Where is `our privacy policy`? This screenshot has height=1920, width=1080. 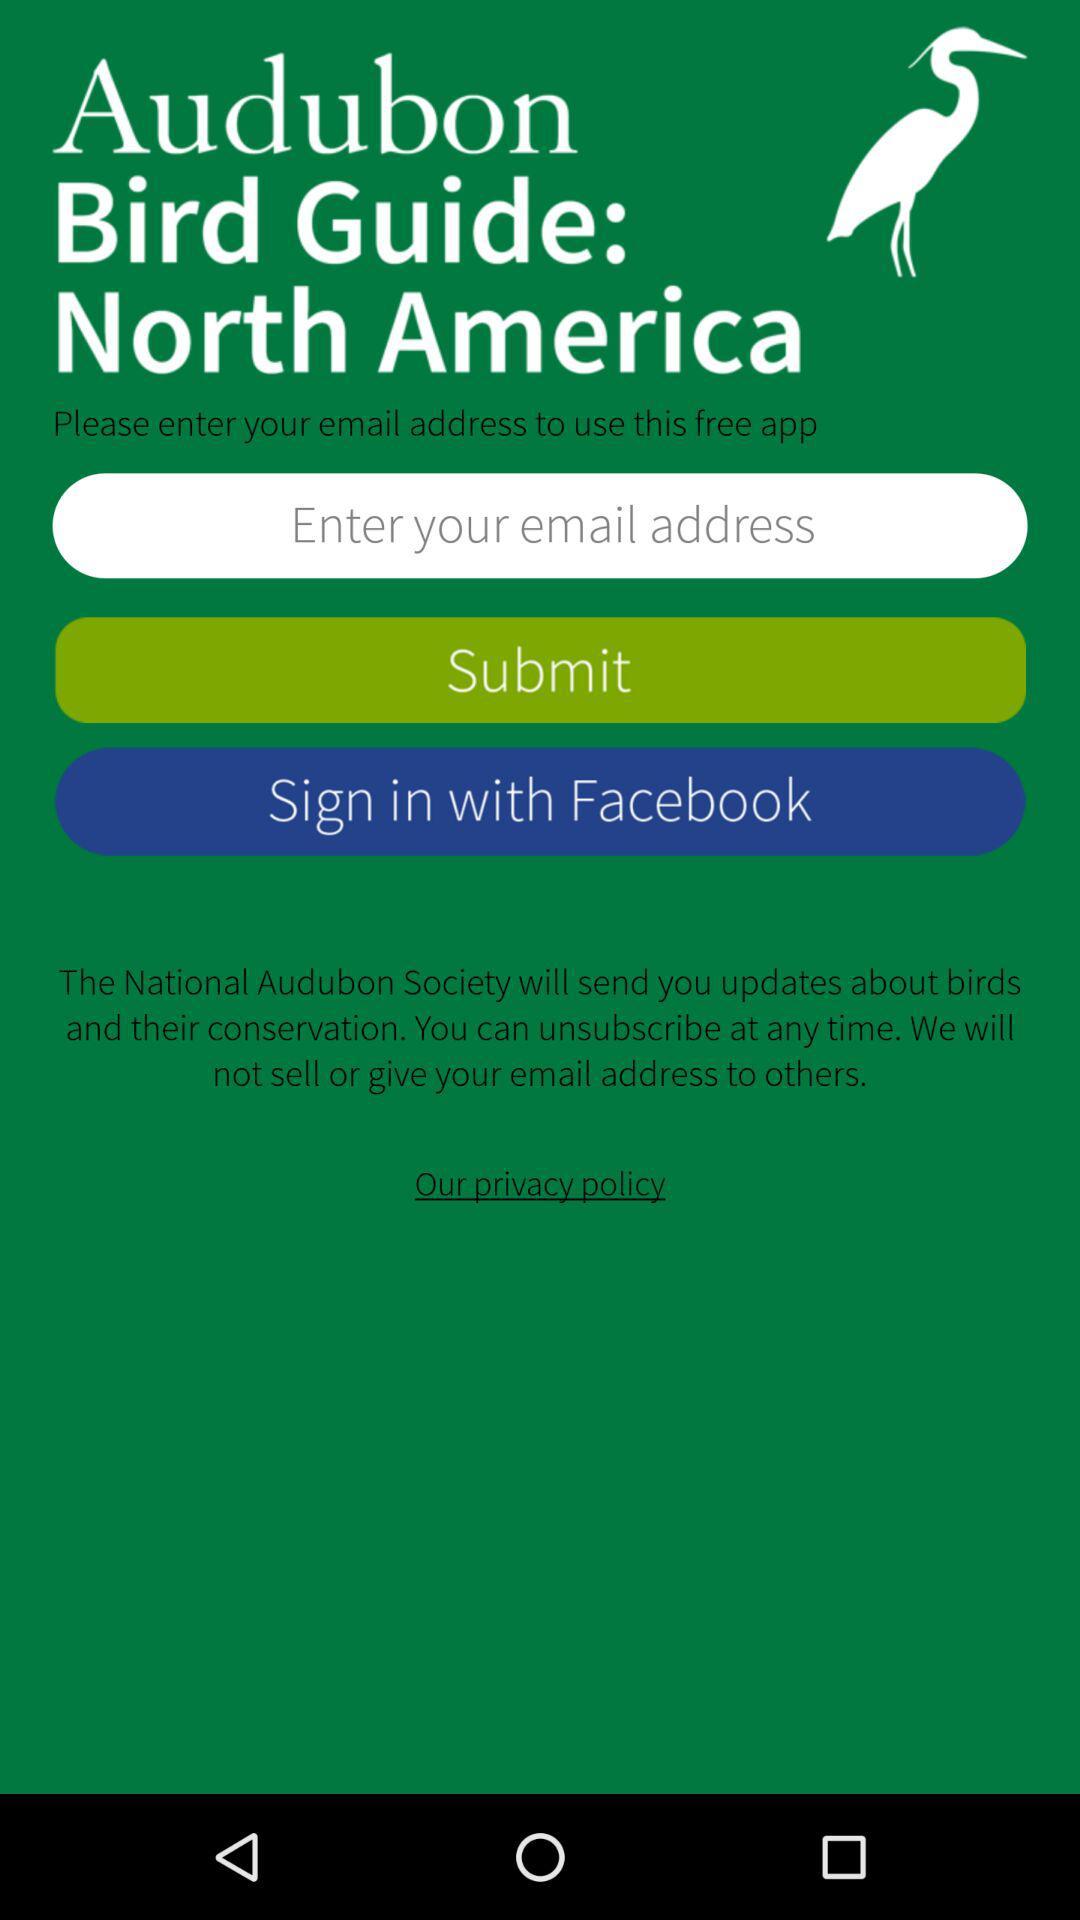
our privacy policy is located at coordinates (540, 1184).